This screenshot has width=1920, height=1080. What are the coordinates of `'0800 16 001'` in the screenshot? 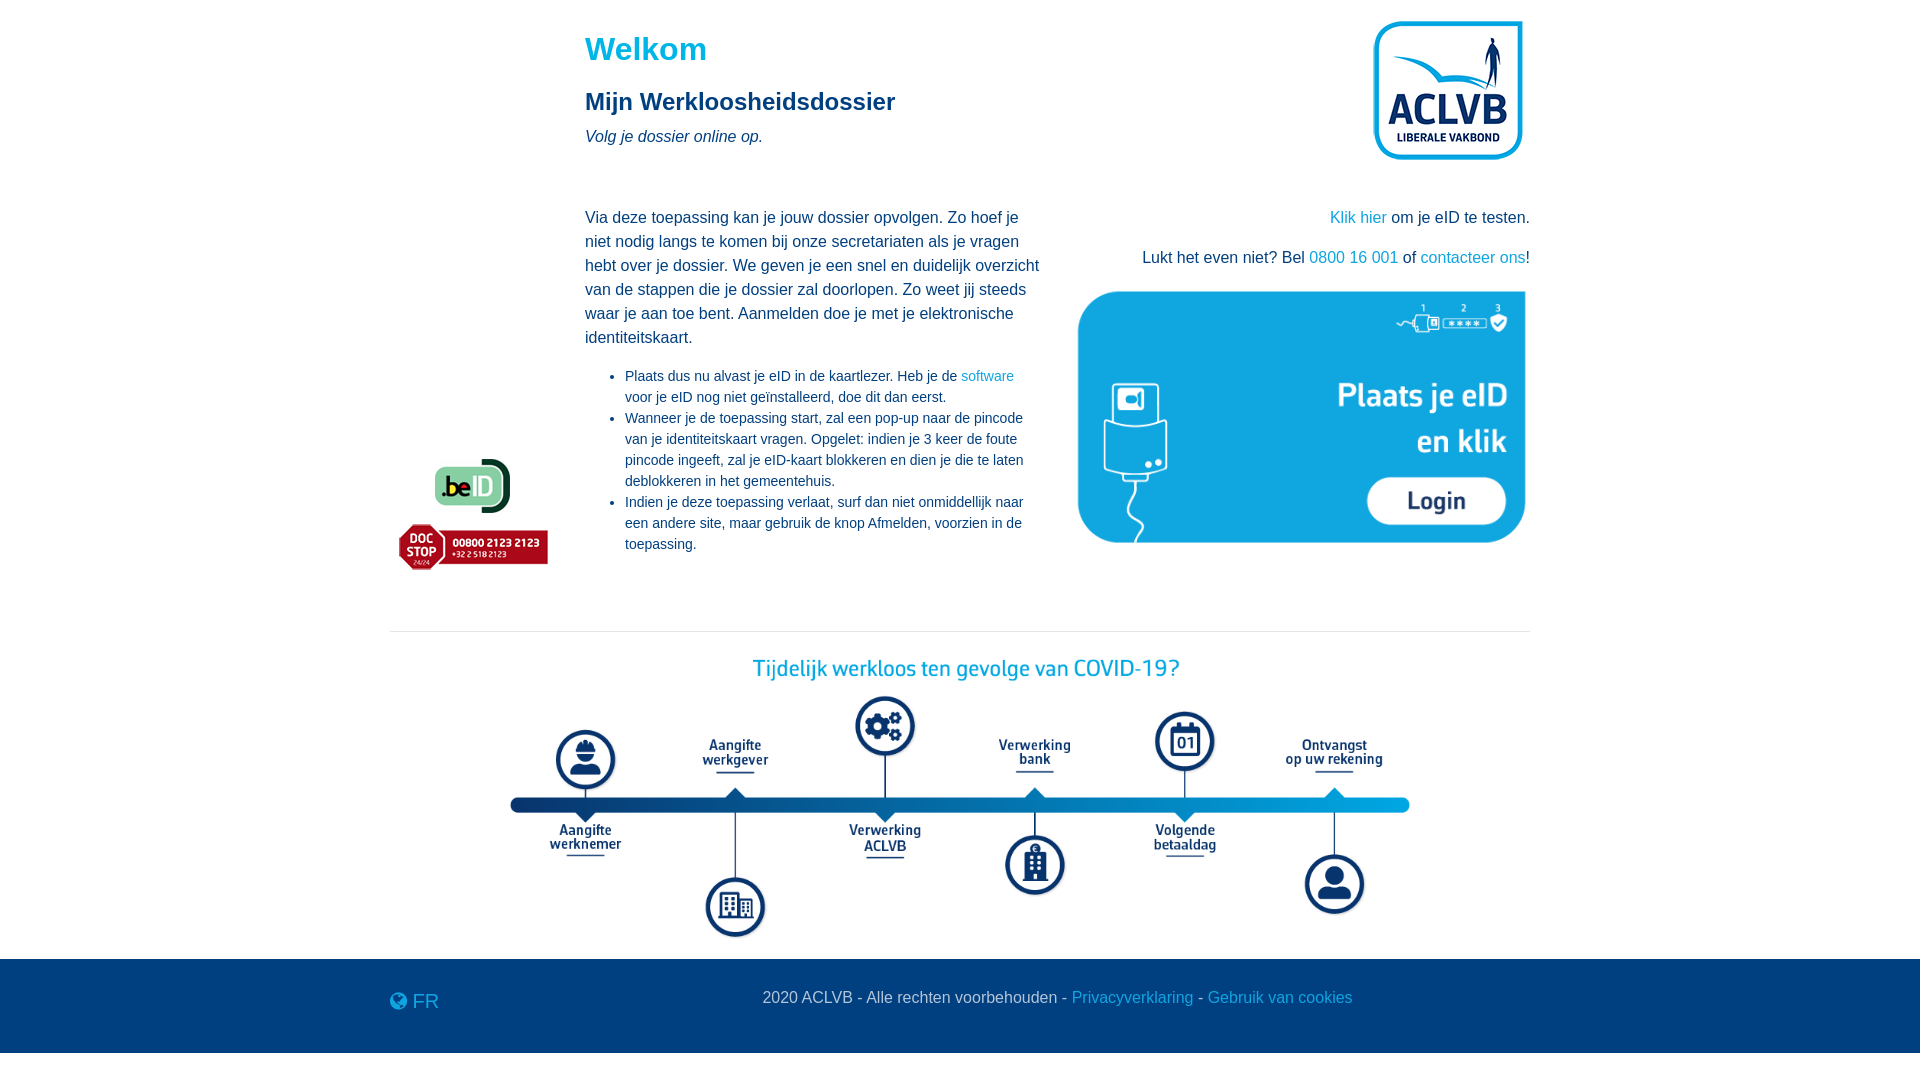 It's located at (1353, 256).